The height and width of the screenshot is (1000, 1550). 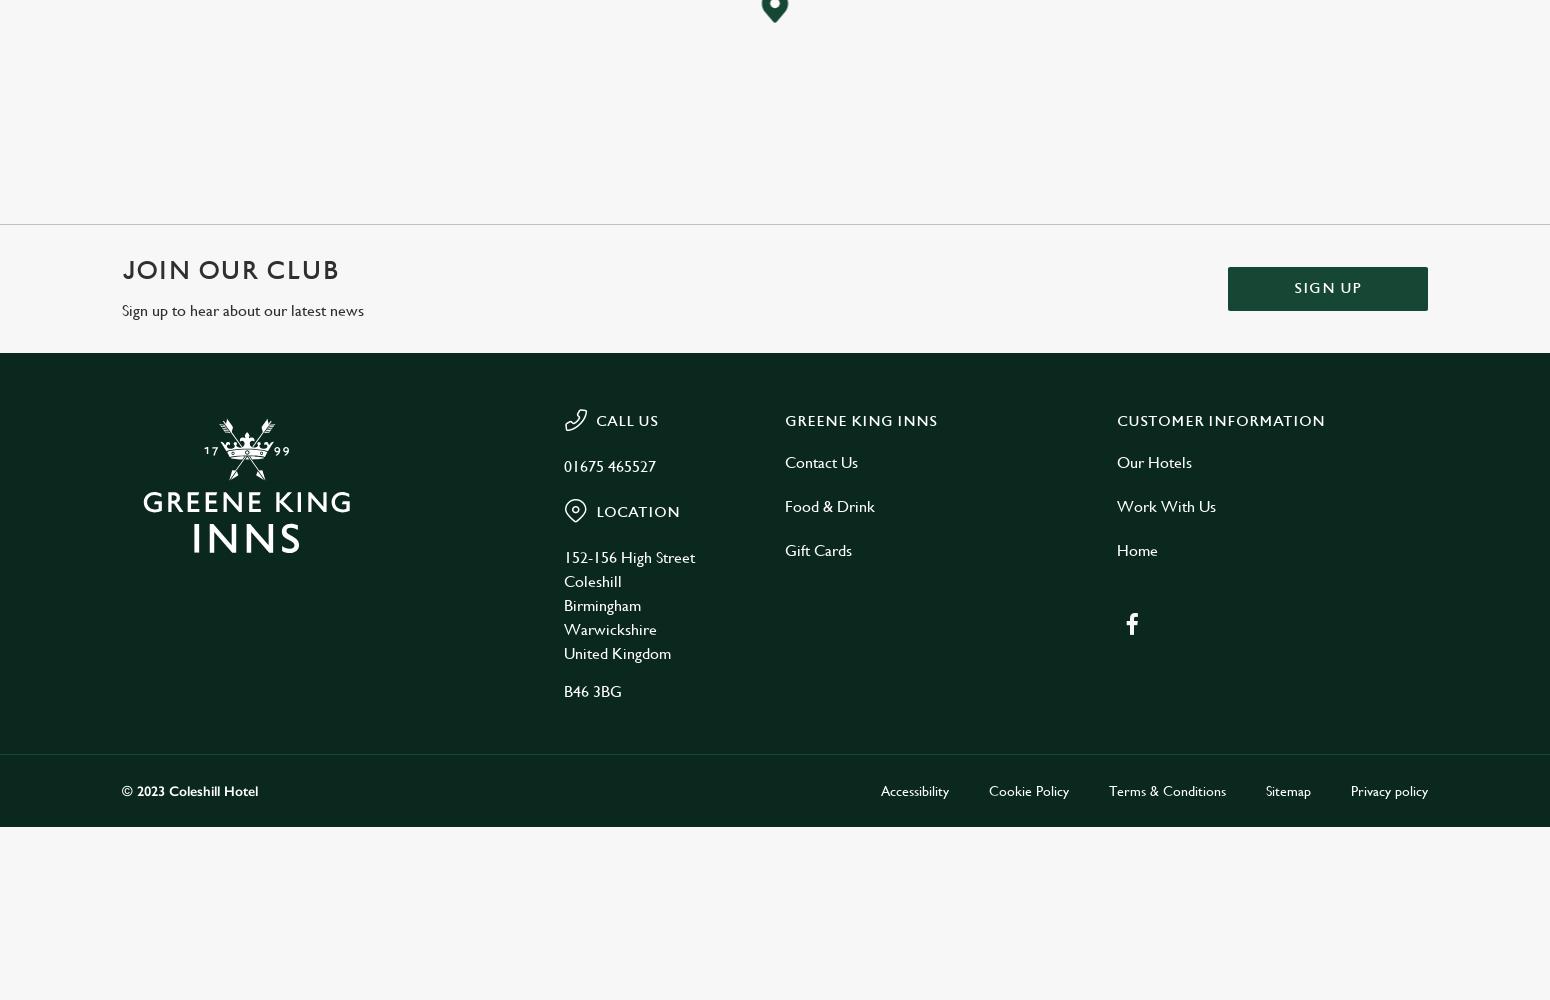 What do you see at coordinates (564, 604) in the screenshot?
I see `'Birmingham'` at bounding box center [564, 604].